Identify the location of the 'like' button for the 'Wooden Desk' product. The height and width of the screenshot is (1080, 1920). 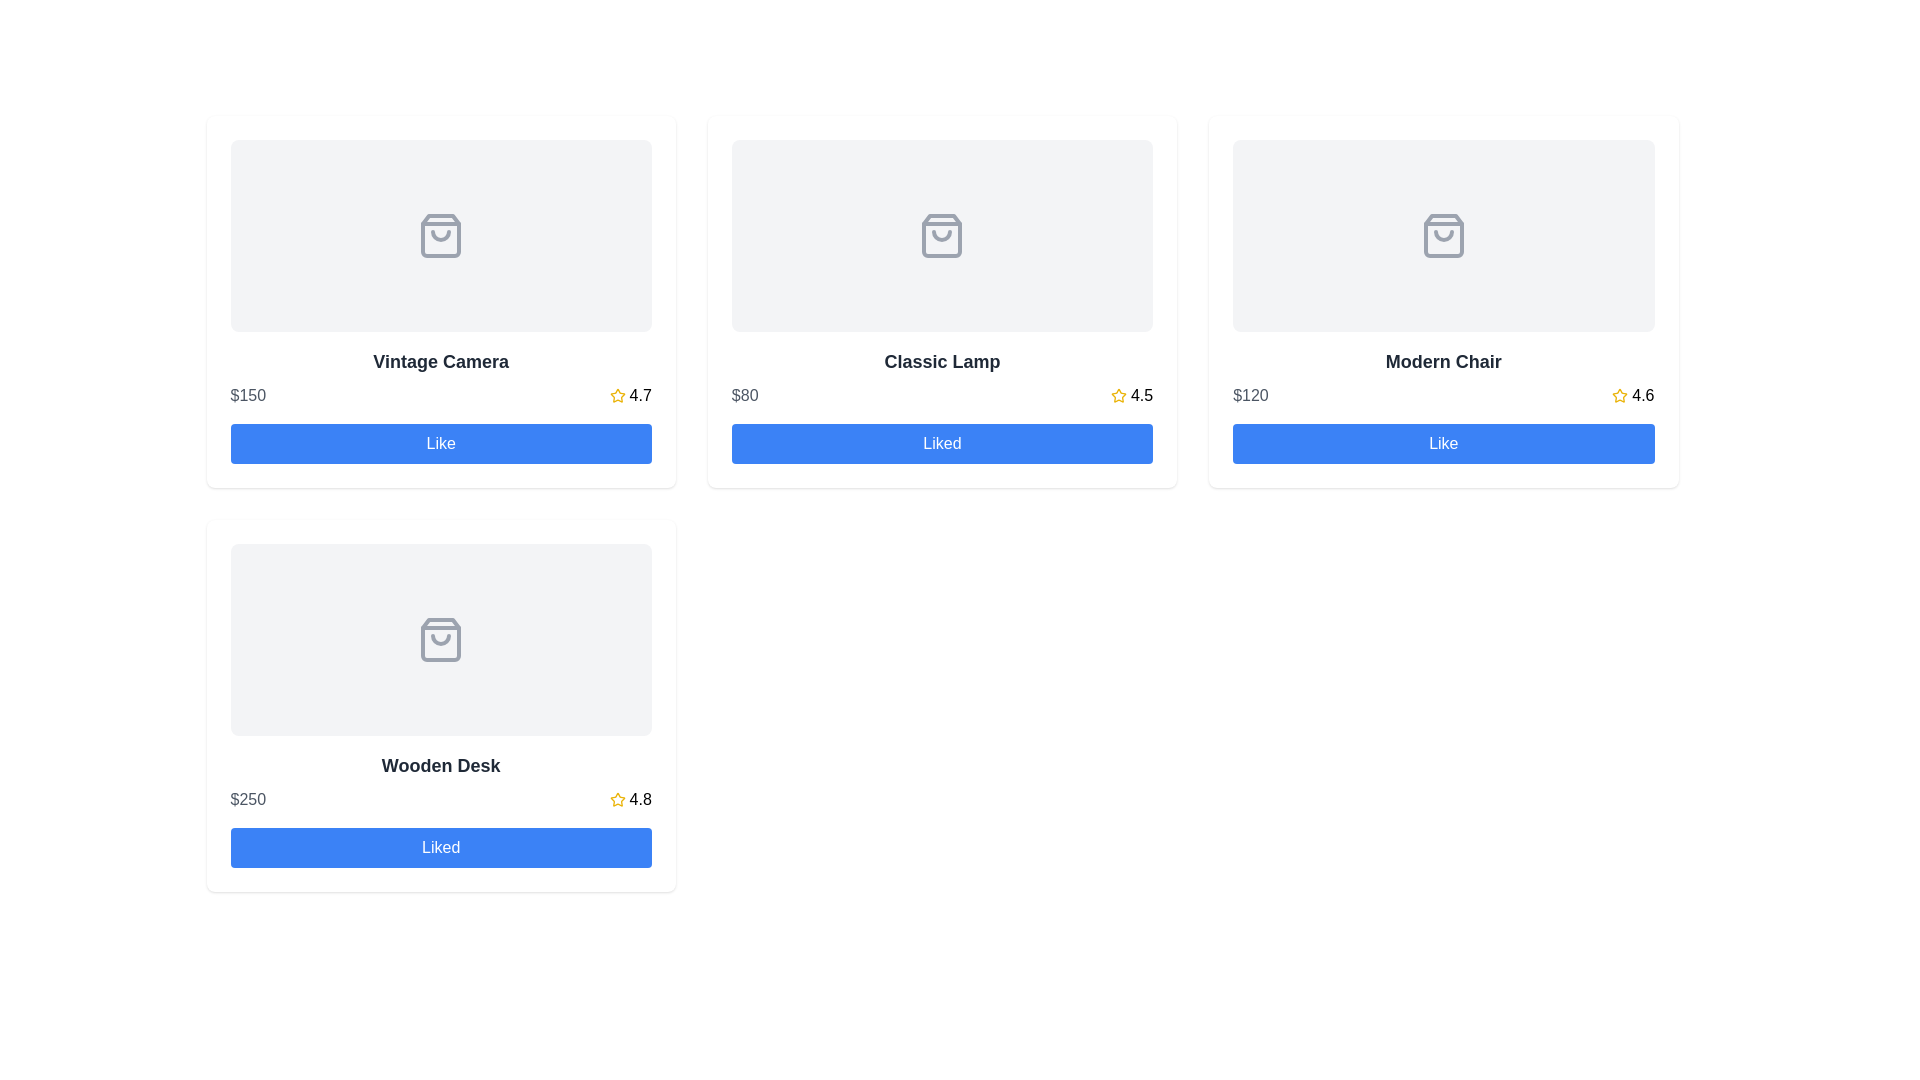
(440, 848).